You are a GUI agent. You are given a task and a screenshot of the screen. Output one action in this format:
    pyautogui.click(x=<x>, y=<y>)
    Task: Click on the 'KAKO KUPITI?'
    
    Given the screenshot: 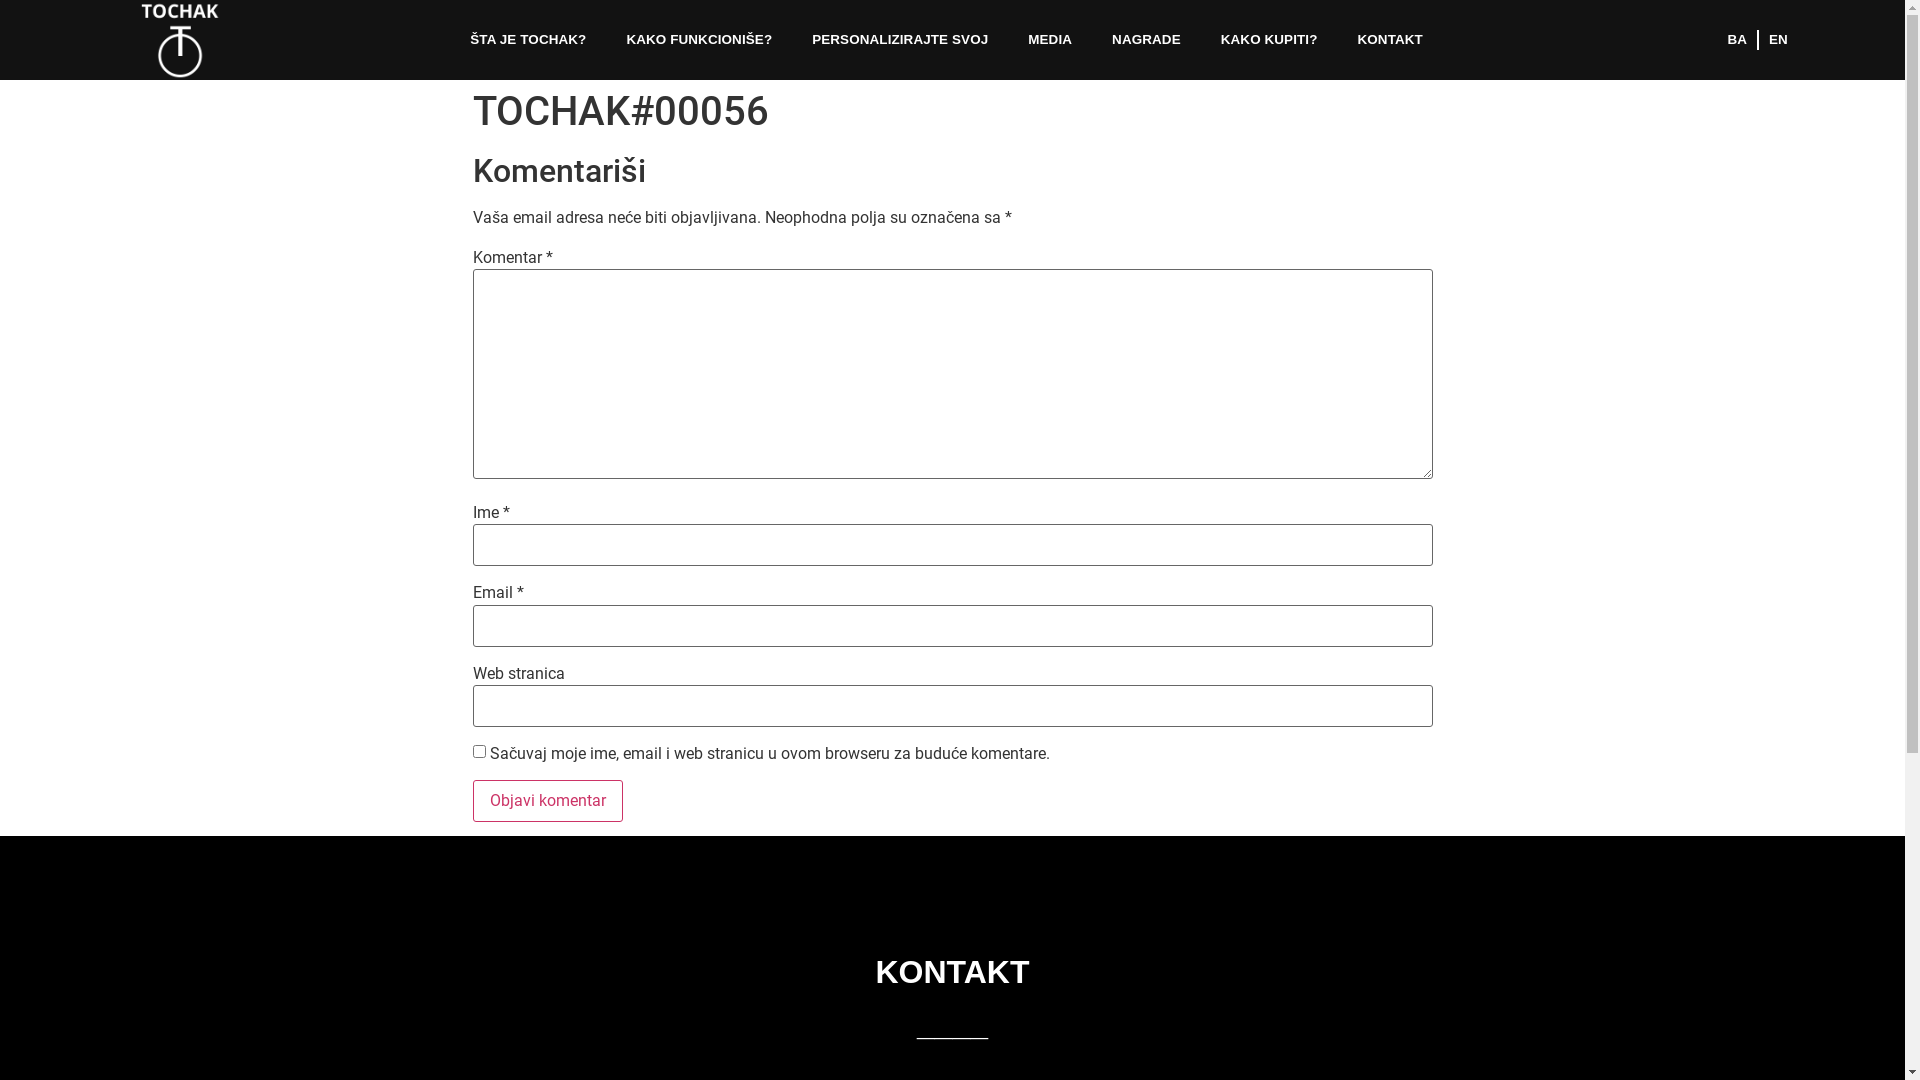 What is the action you would take?
    pyautogui.click(x=1268, y=39)
    